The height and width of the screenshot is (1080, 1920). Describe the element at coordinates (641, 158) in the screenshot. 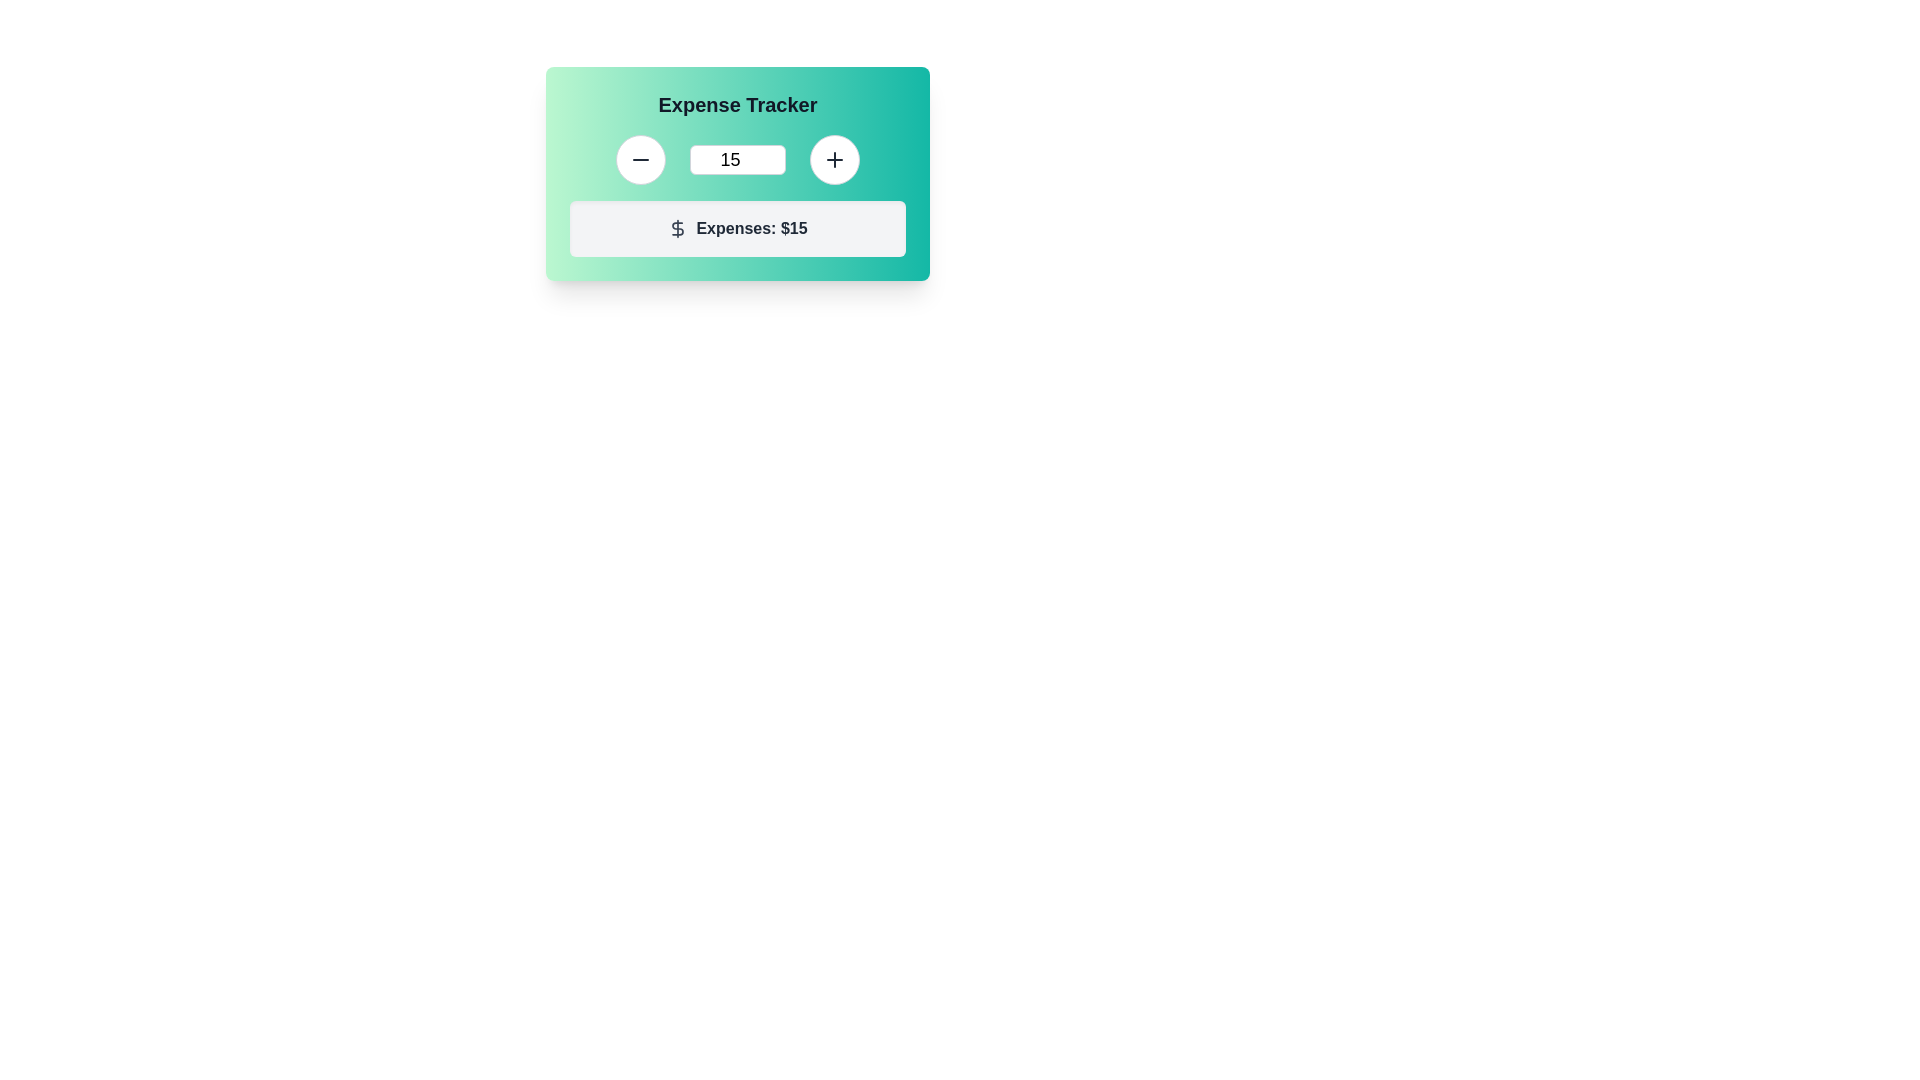

I see `the decrement icon within the button that is used to reduce the value in the adjacent text field` at that location.